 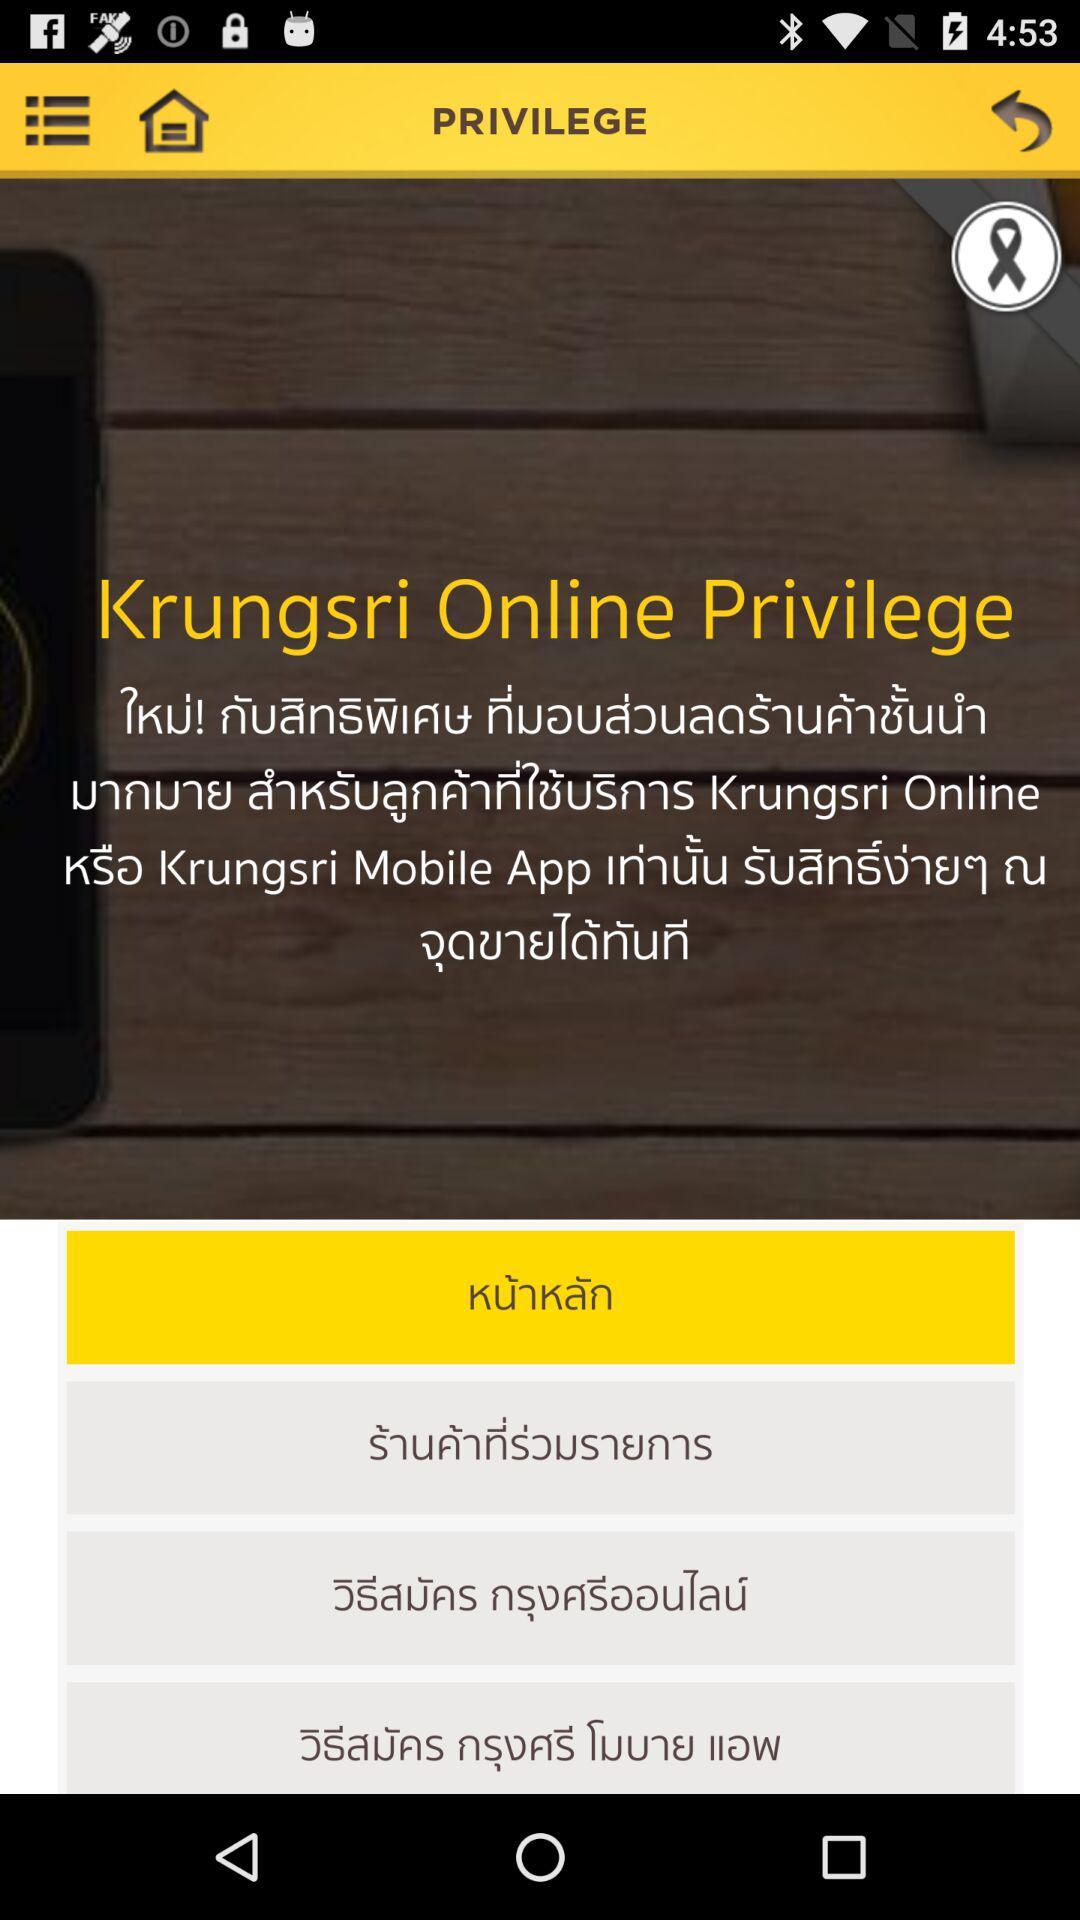 I want to click on back the option, so click(x=1022, y=119).